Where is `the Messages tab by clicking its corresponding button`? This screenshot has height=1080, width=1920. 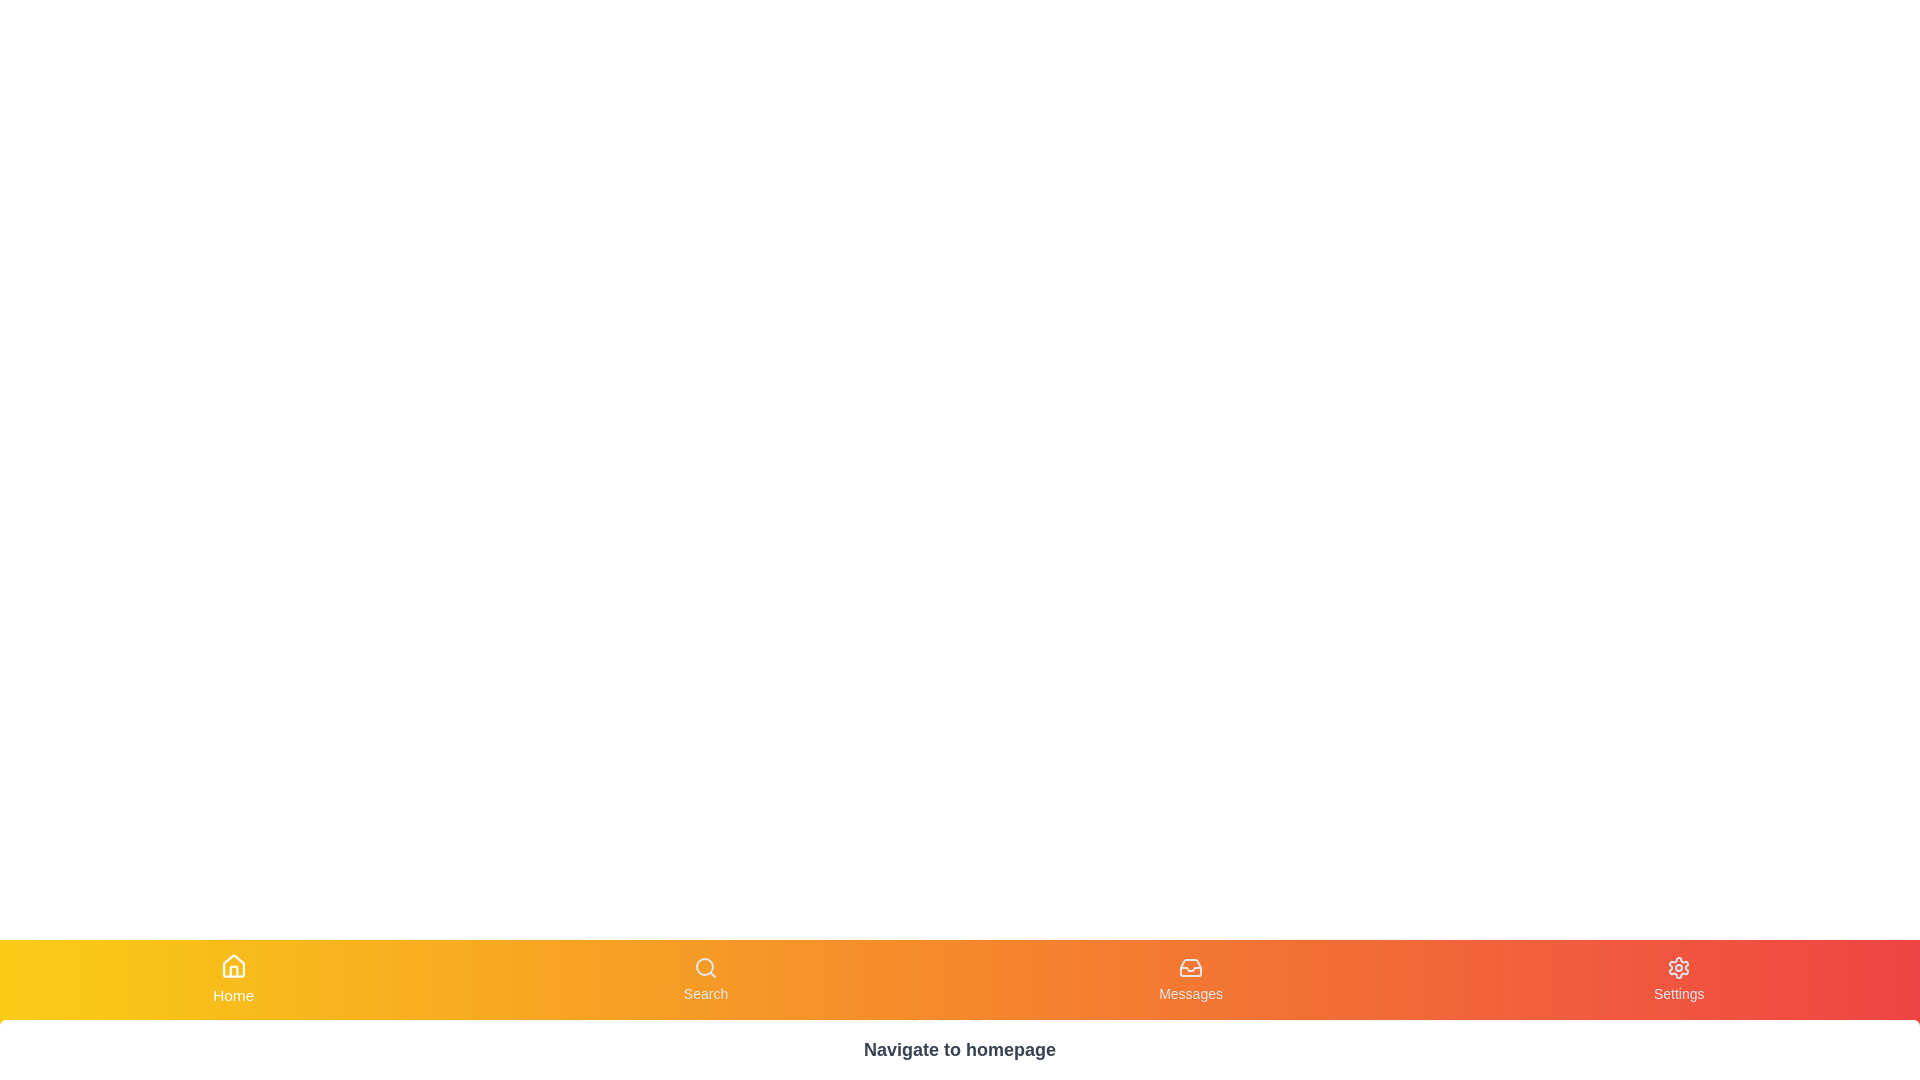 the Messages tab by clicking its corresponding button is located at coordinates (1190, 978).